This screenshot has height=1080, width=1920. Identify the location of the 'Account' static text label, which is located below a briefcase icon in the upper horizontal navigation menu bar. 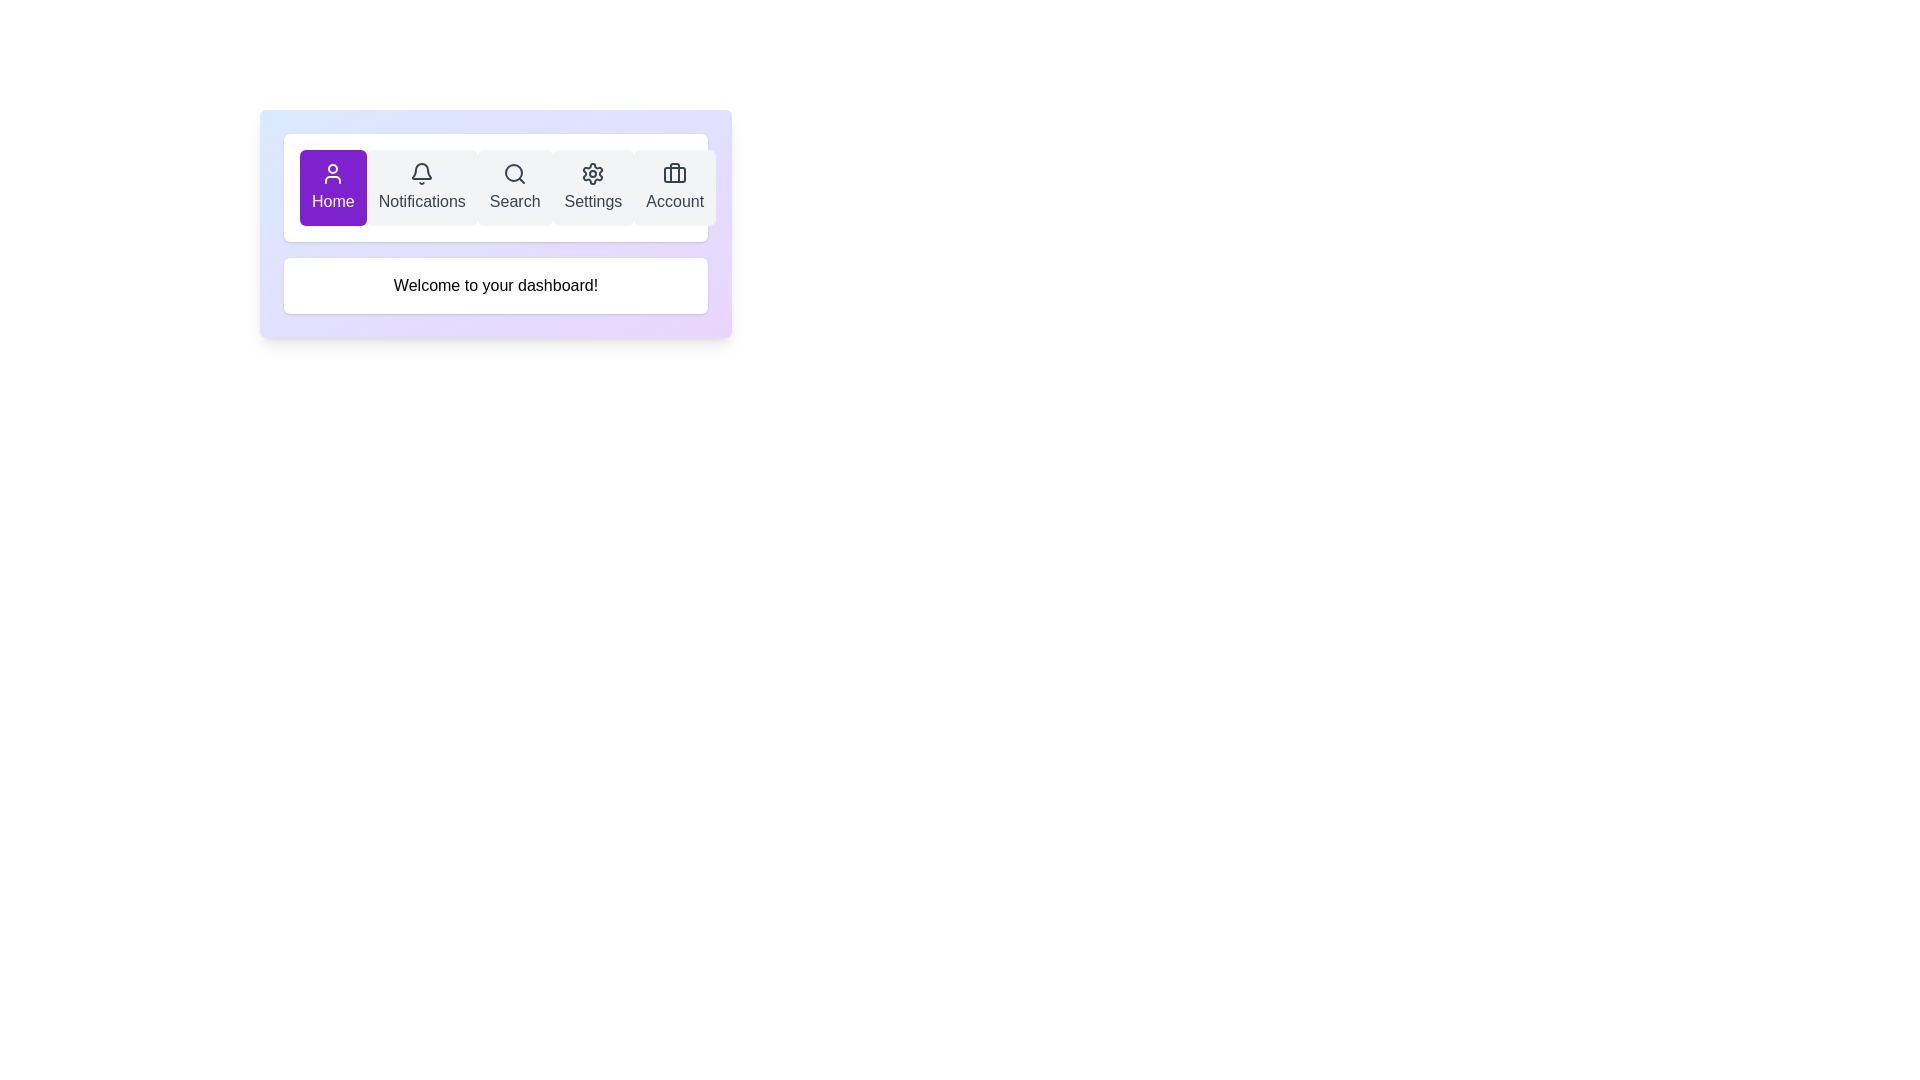
(675, 201).